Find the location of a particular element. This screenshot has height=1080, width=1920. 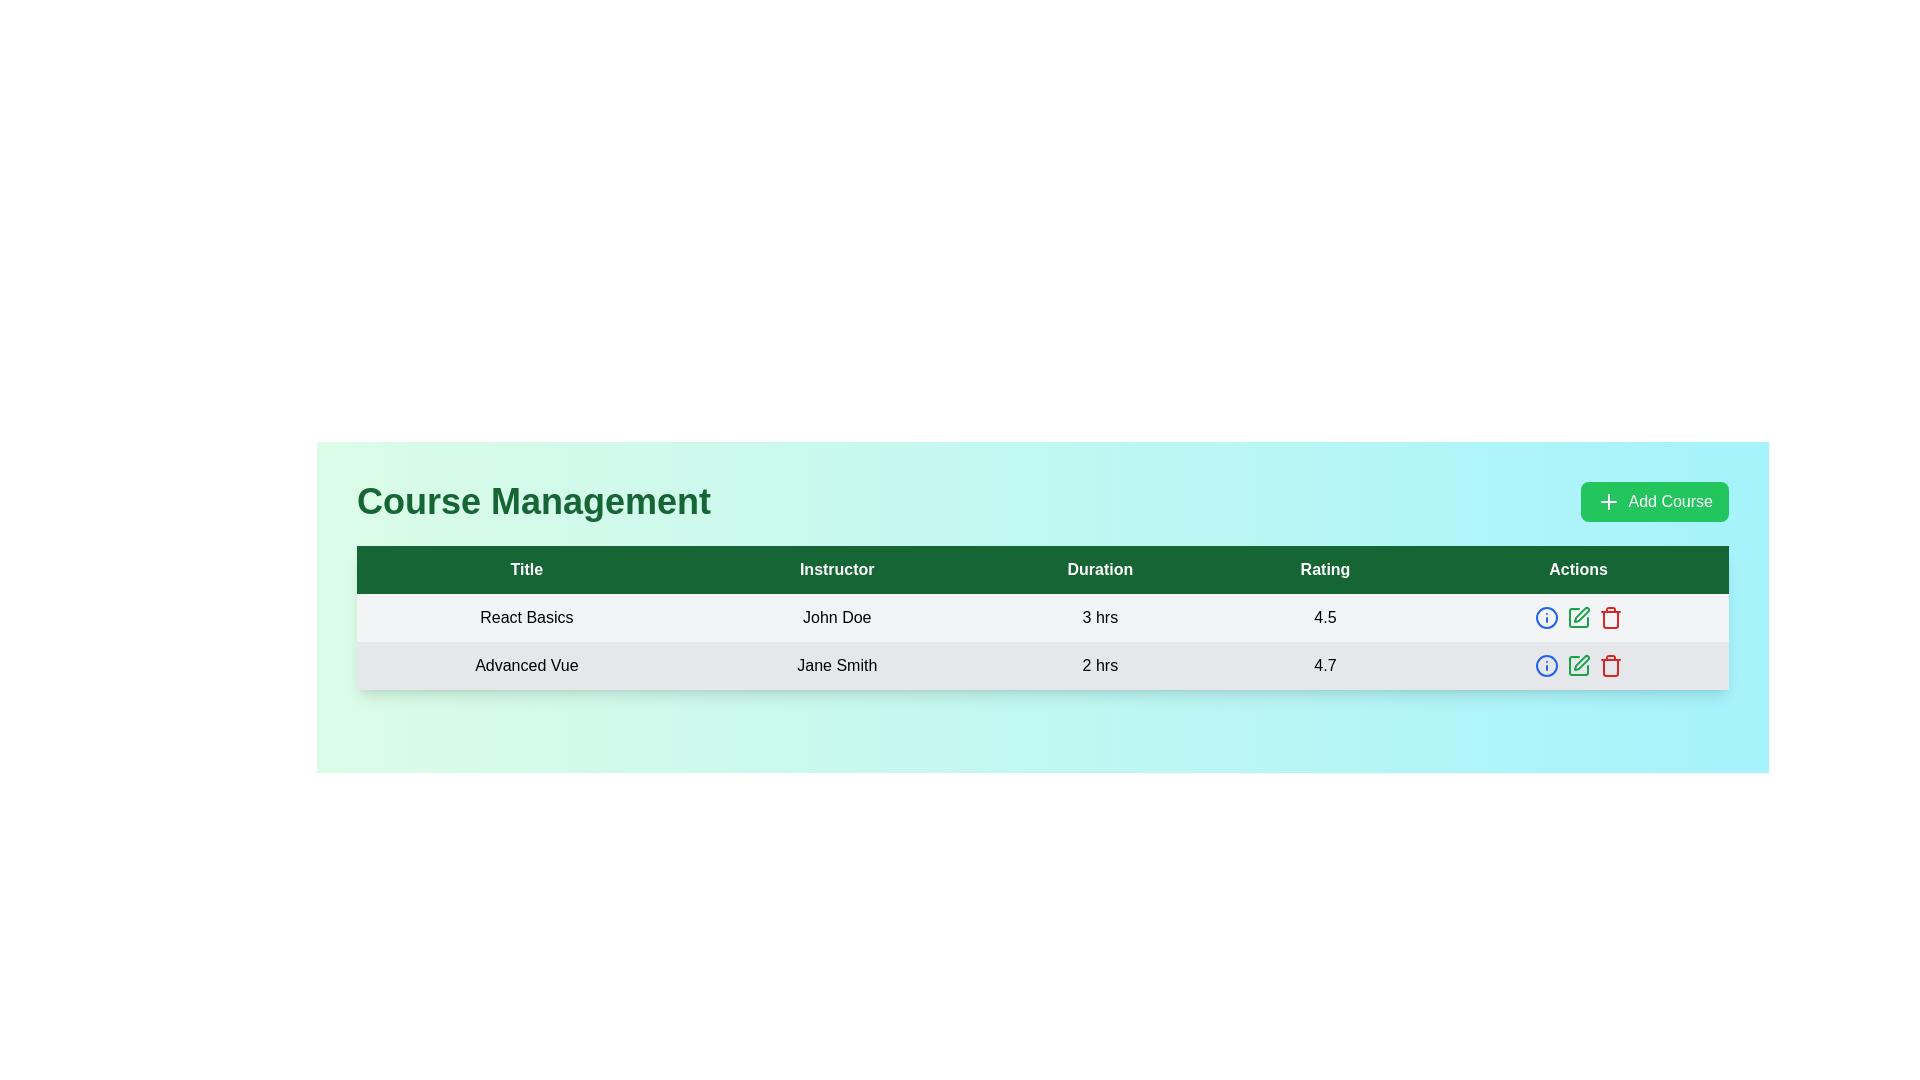

the label displaying the duration of the 'React Basics' course, located in the third column of the first row under the 'Duration' header, between 'John Doe' and '4.5' is located at coordinates (1099, 616).